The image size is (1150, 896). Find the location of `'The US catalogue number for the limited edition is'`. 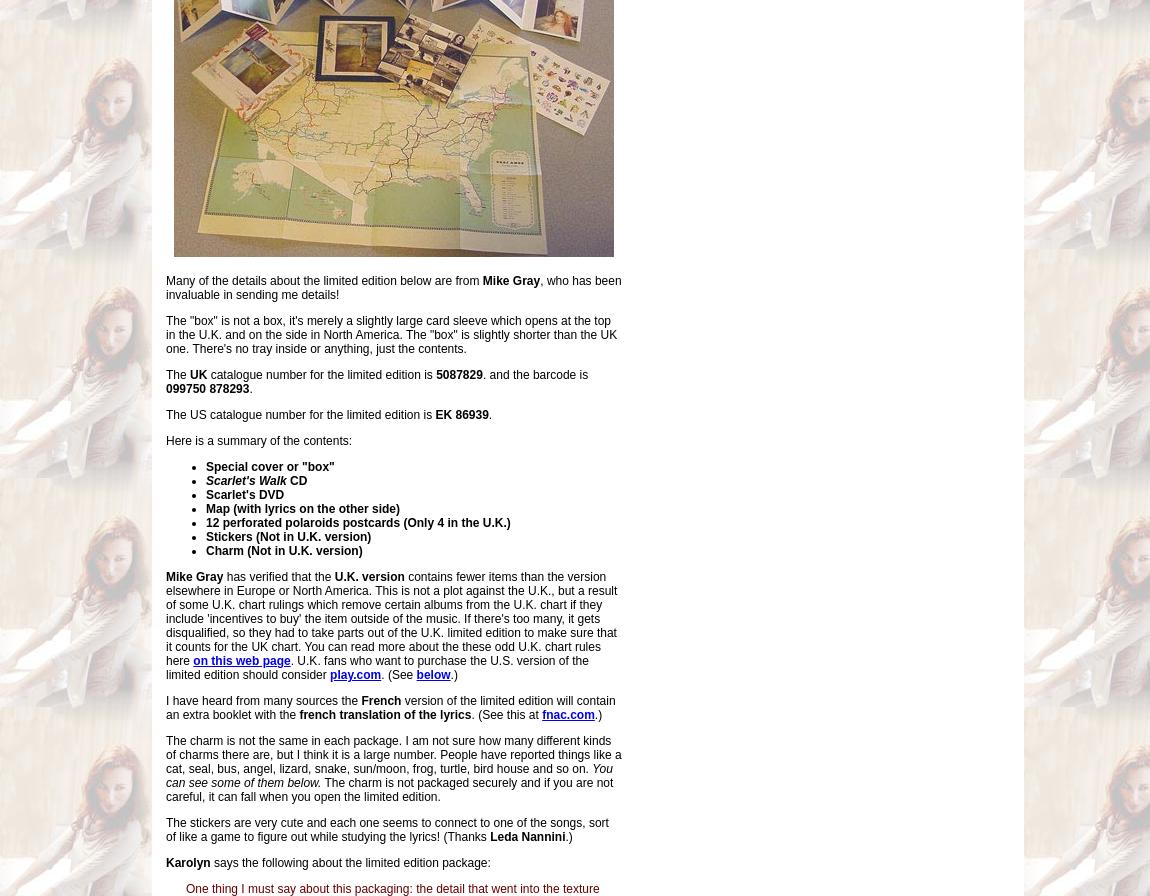

'The US catalogue number for the limited edition is' is located at coordinates (300, 415).